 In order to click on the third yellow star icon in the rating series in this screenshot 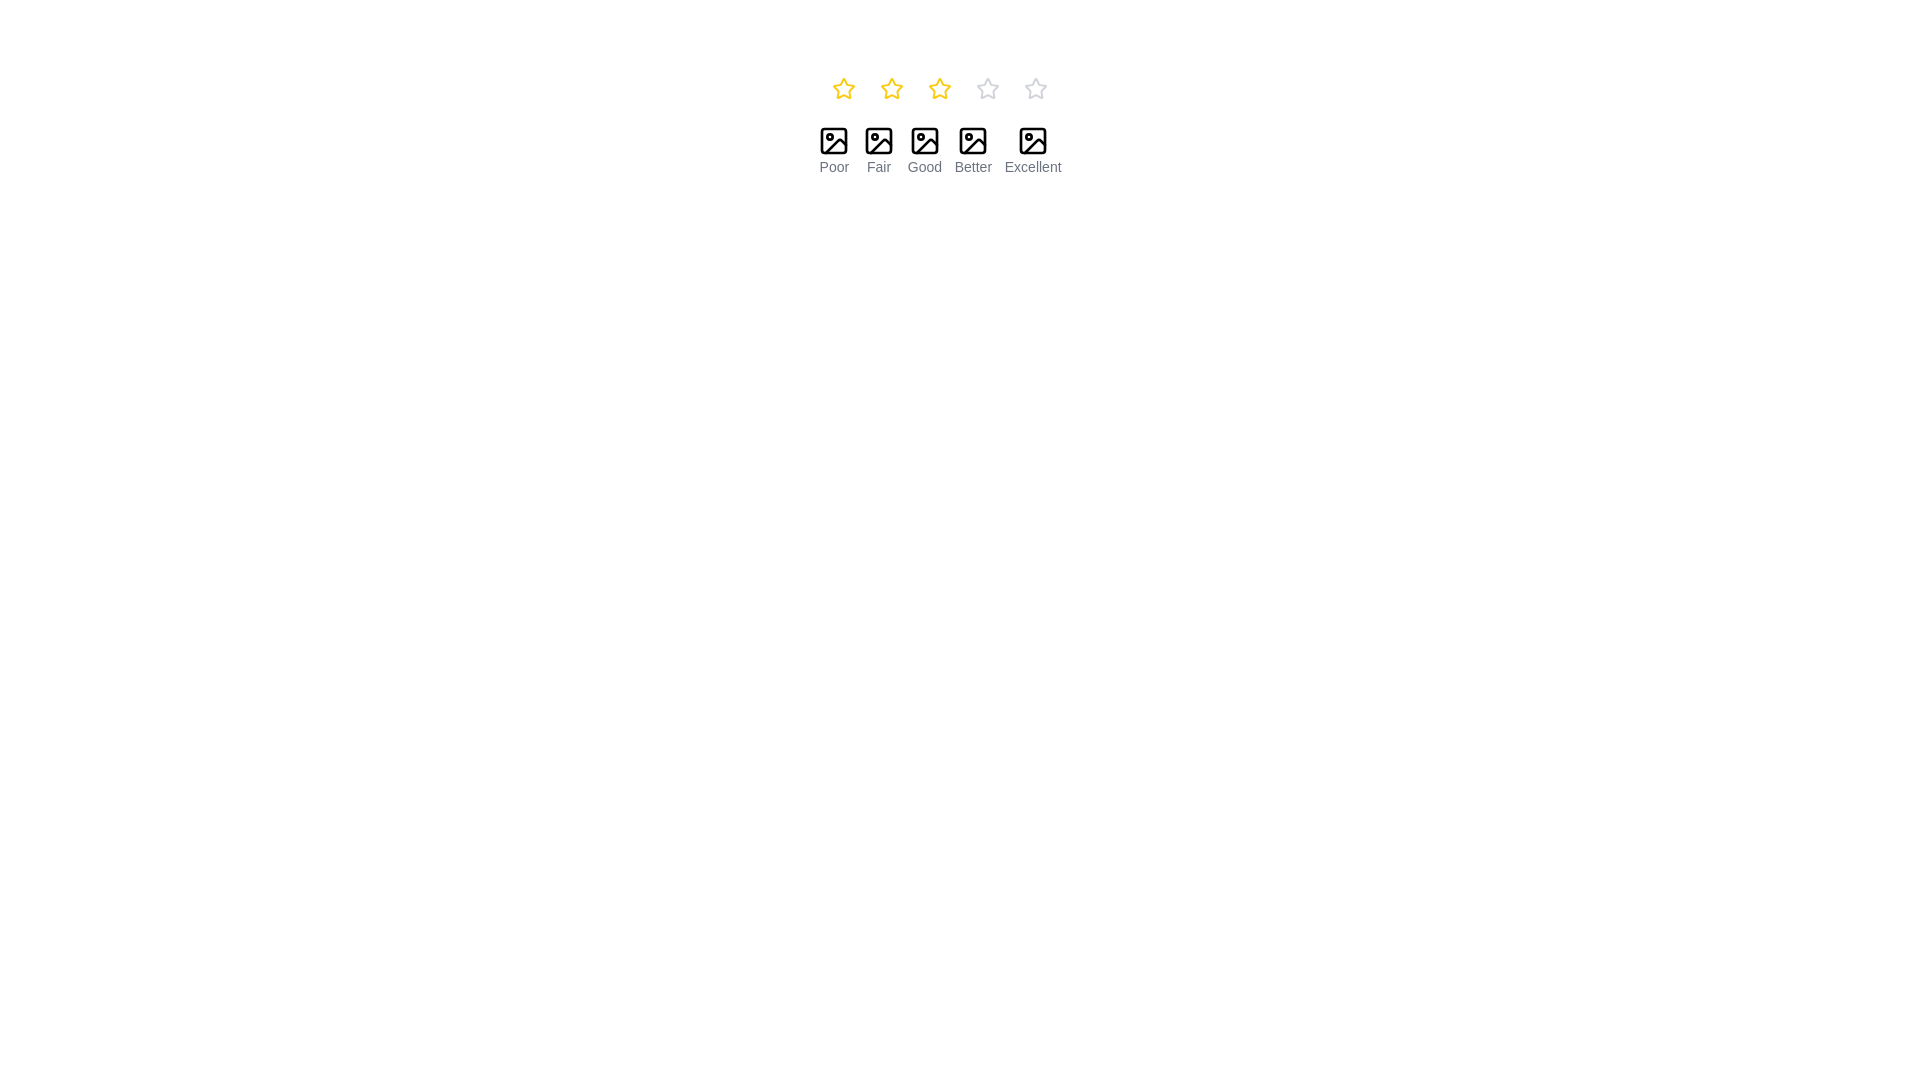, I will do `click(939, 87)`.